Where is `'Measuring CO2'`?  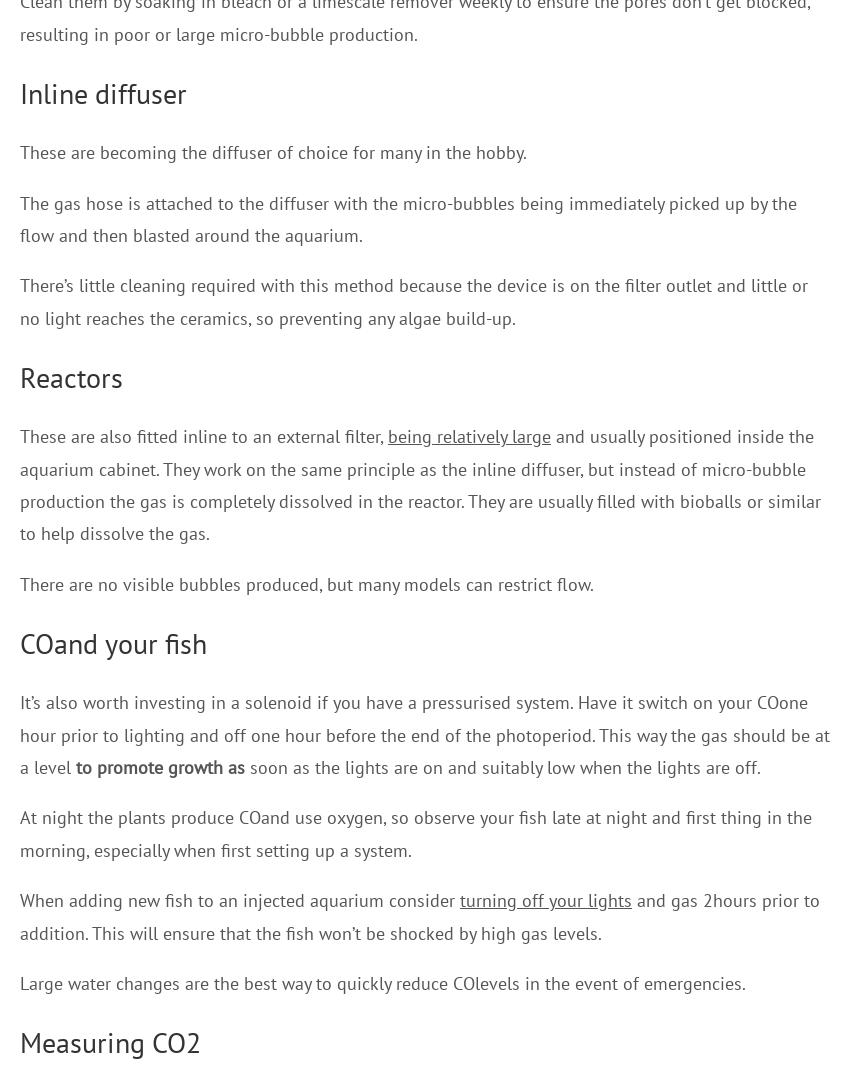 'Measuring CO2' is located at coordinates (109, 1042).